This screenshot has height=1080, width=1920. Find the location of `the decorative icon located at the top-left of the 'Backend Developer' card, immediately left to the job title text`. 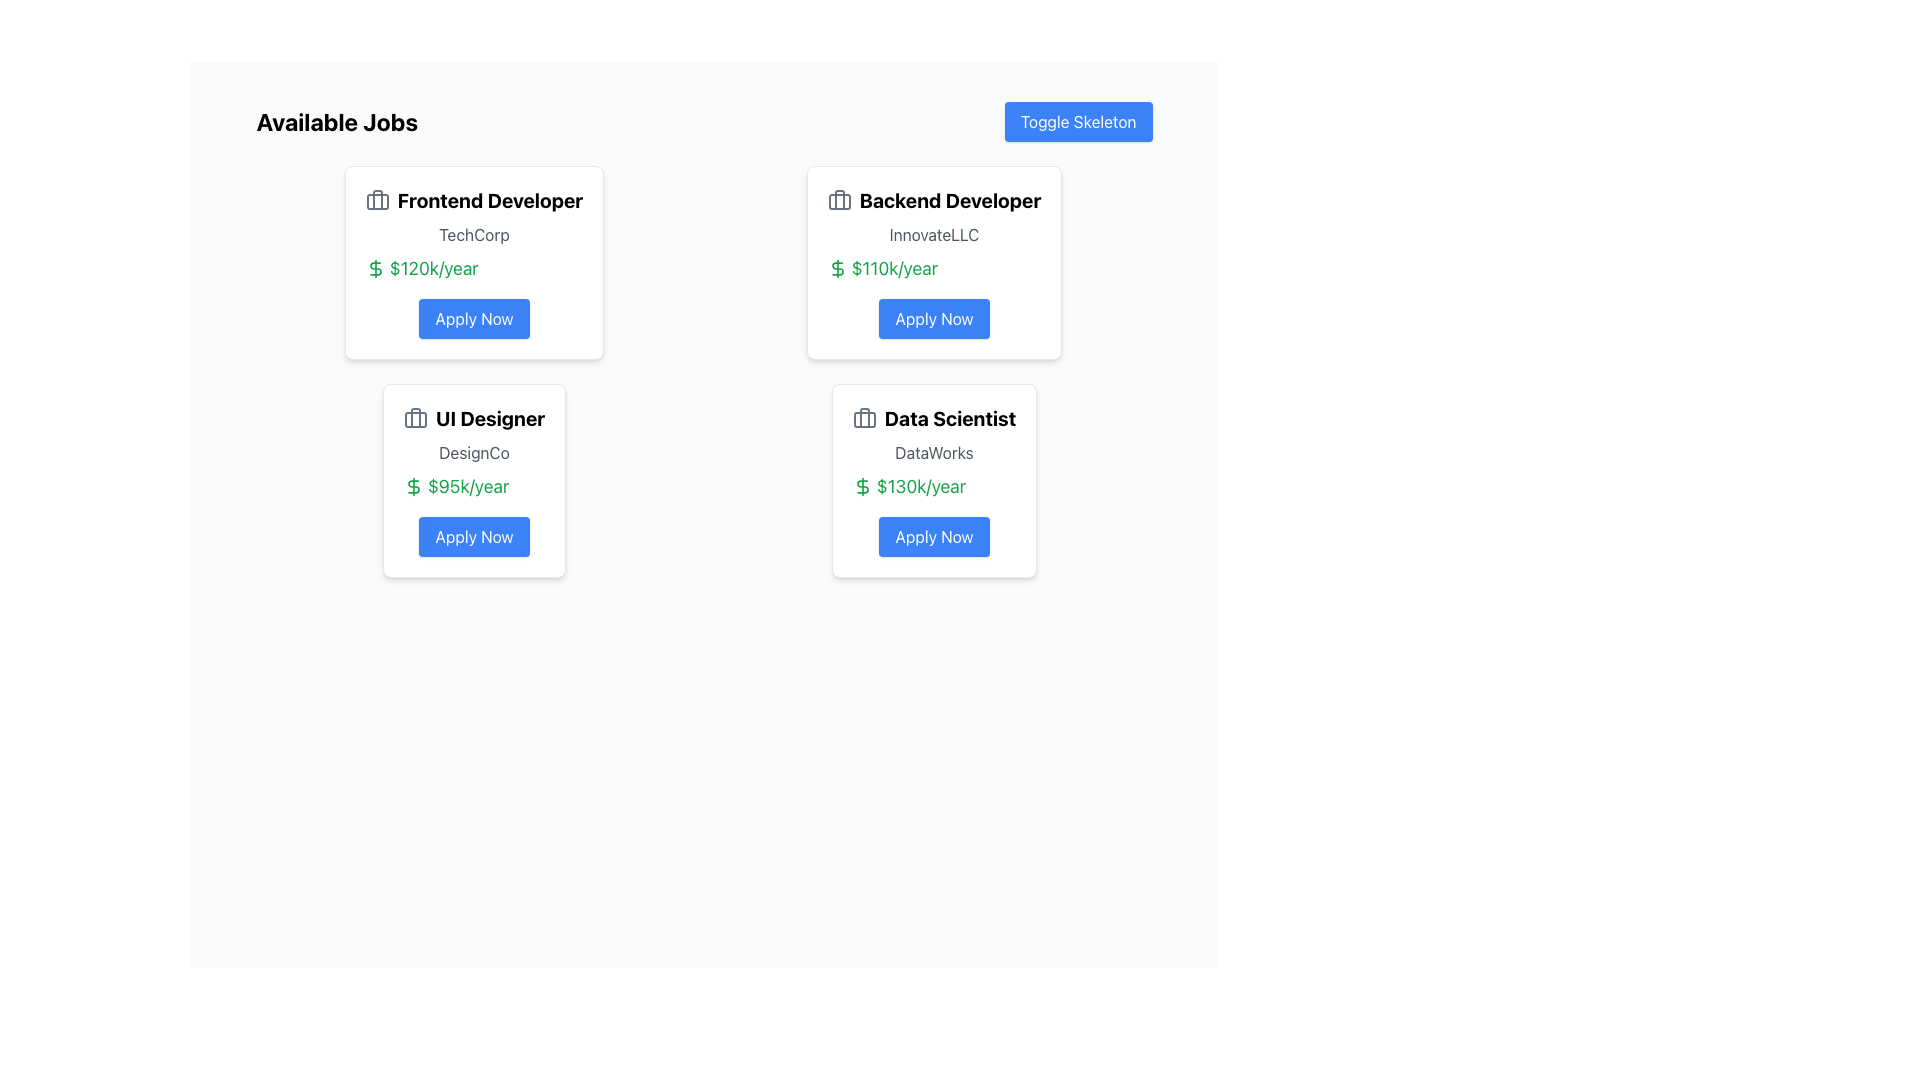

the decorative icon located at the top-left of the 'Backend Developer' card, immediately left to the job title text is located at coordinates (839, 200).